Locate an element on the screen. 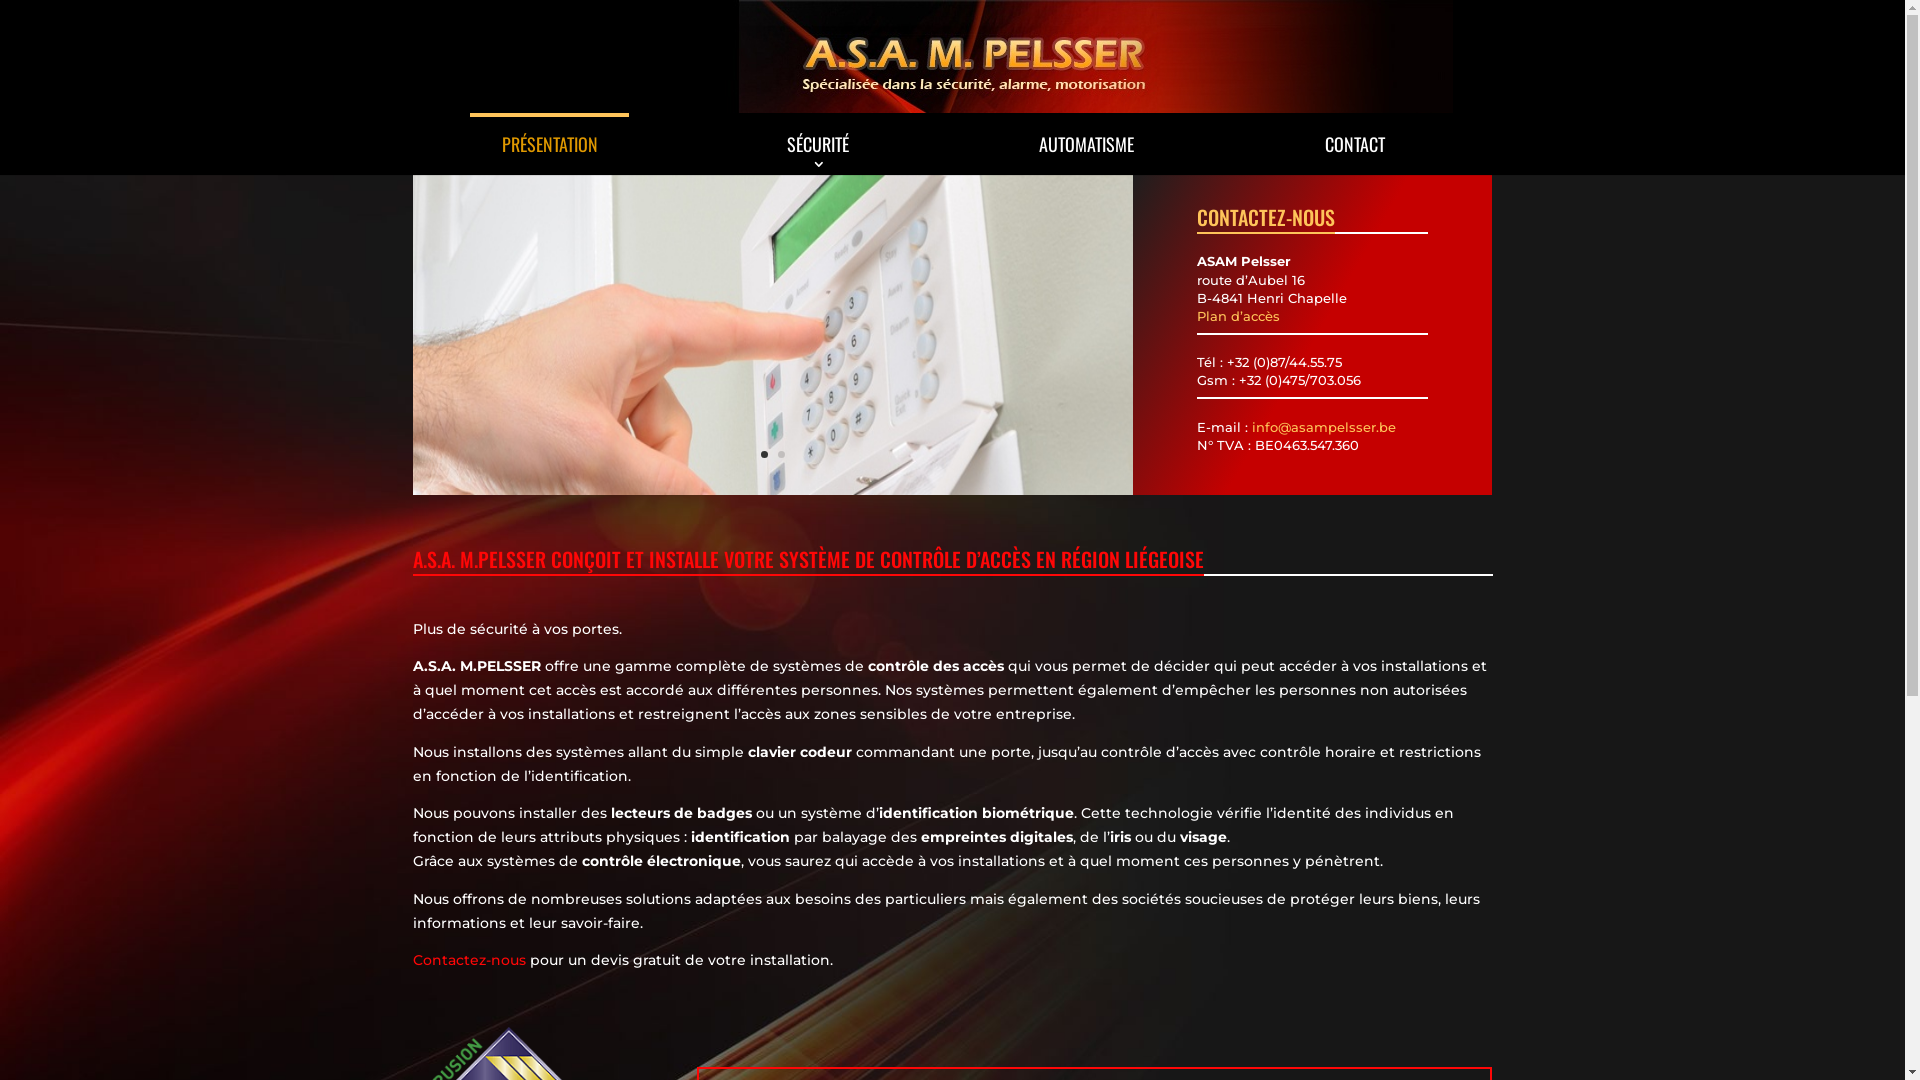 This screenshot has width=1920, height=1080. 'info@asampelsser.be' is located at coordinates (1324, 426).